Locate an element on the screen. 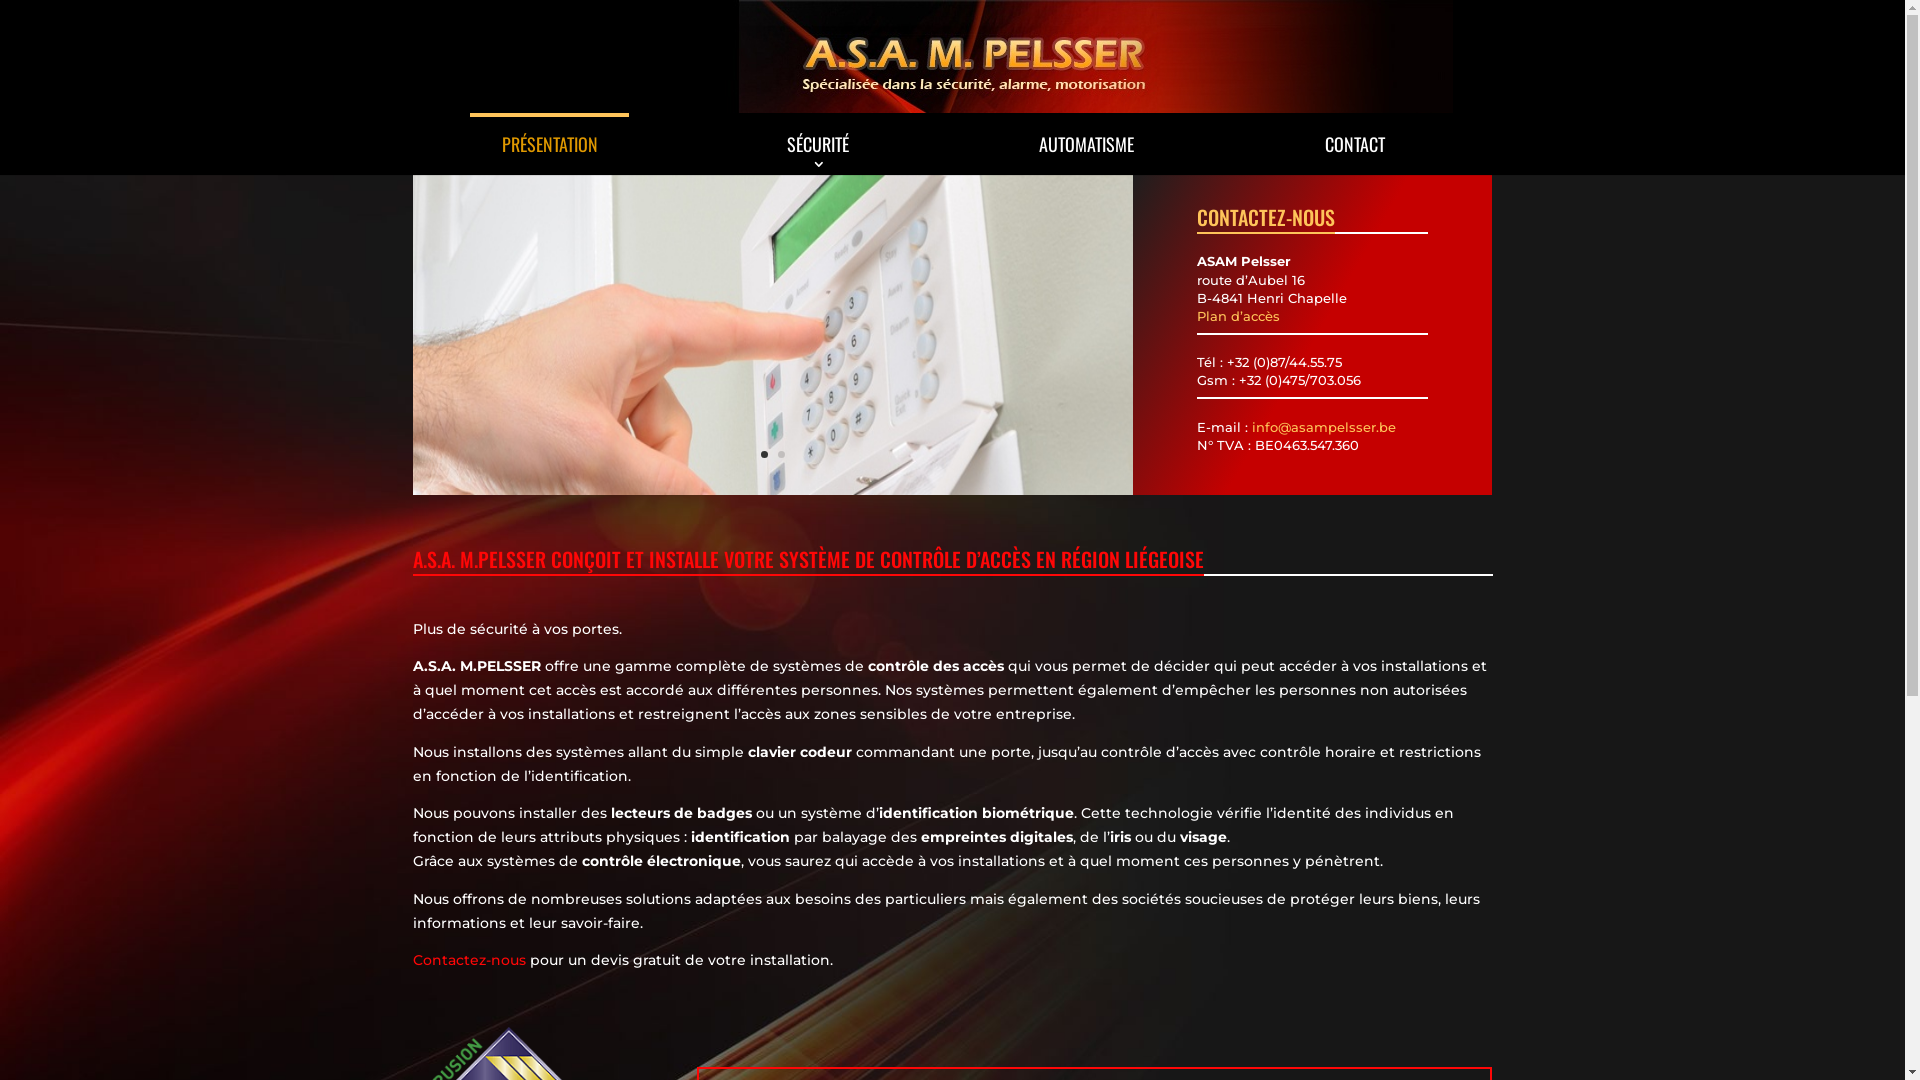 This screenshot has width=1920, height=1080. 'info@asampelsser.be' is located at coordinates (1324, 426).